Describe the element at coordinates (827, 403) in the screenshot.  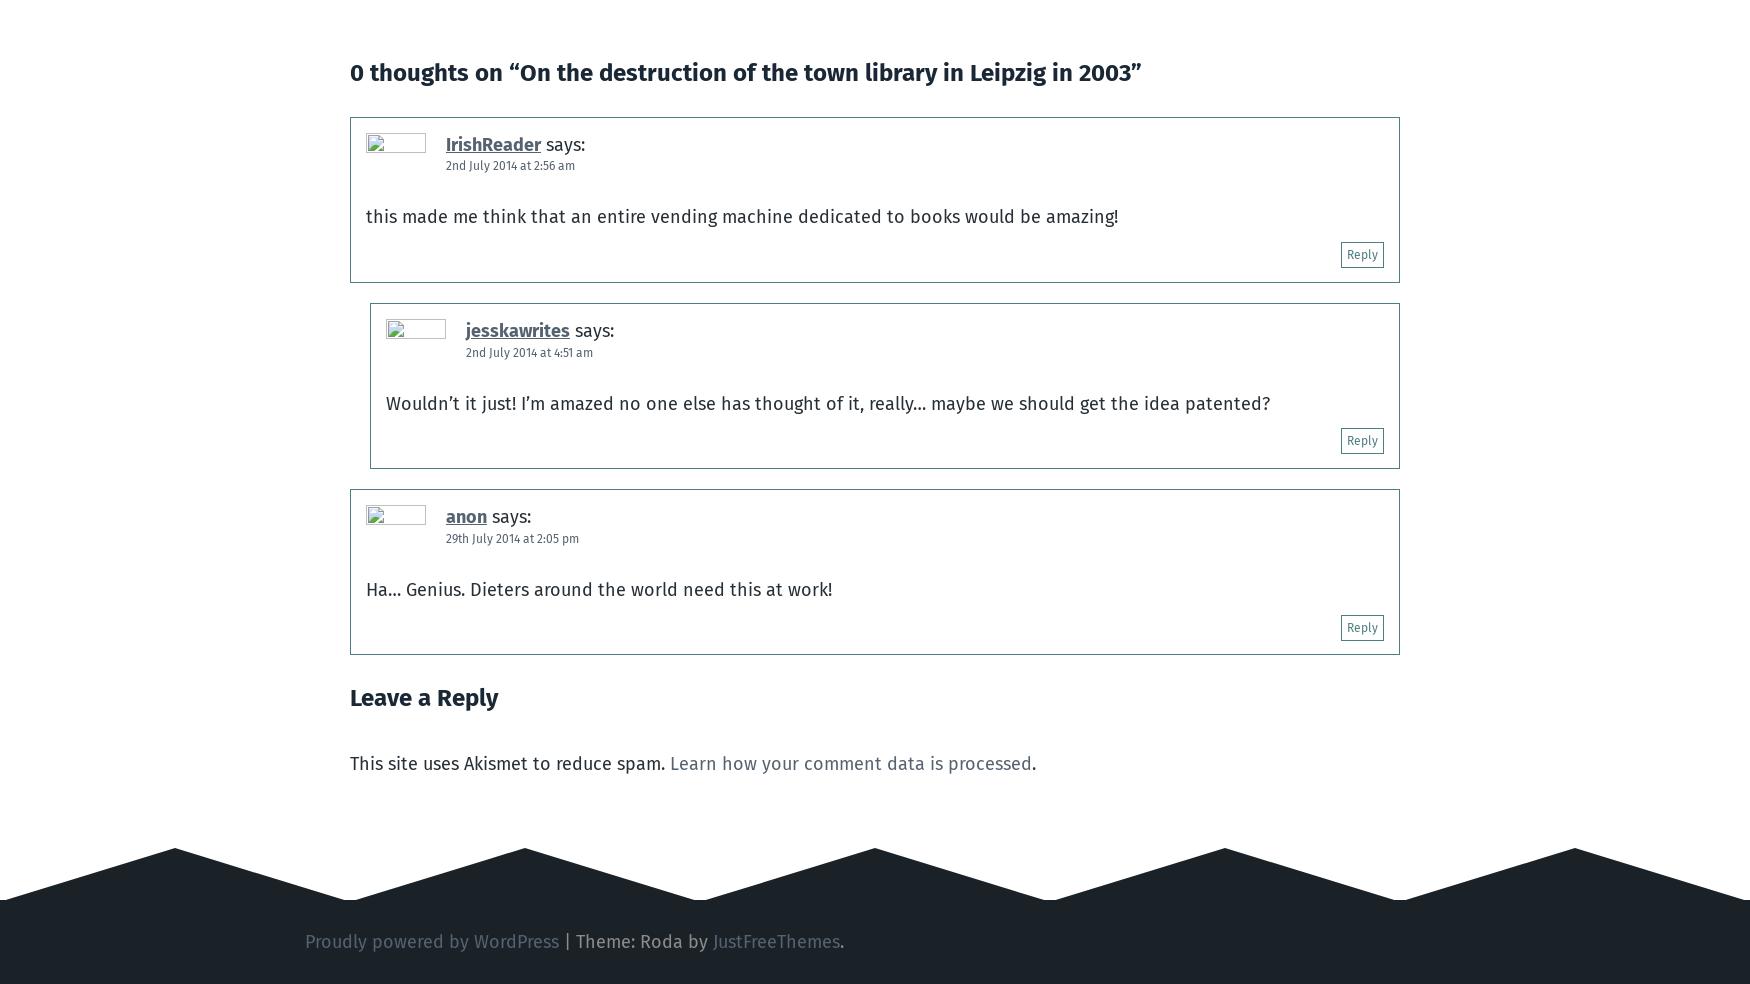
I see `'Wouldn’t it just! I’m amazed no one else has thought of it, really… maybe we should get the idea patented?'` at that location.